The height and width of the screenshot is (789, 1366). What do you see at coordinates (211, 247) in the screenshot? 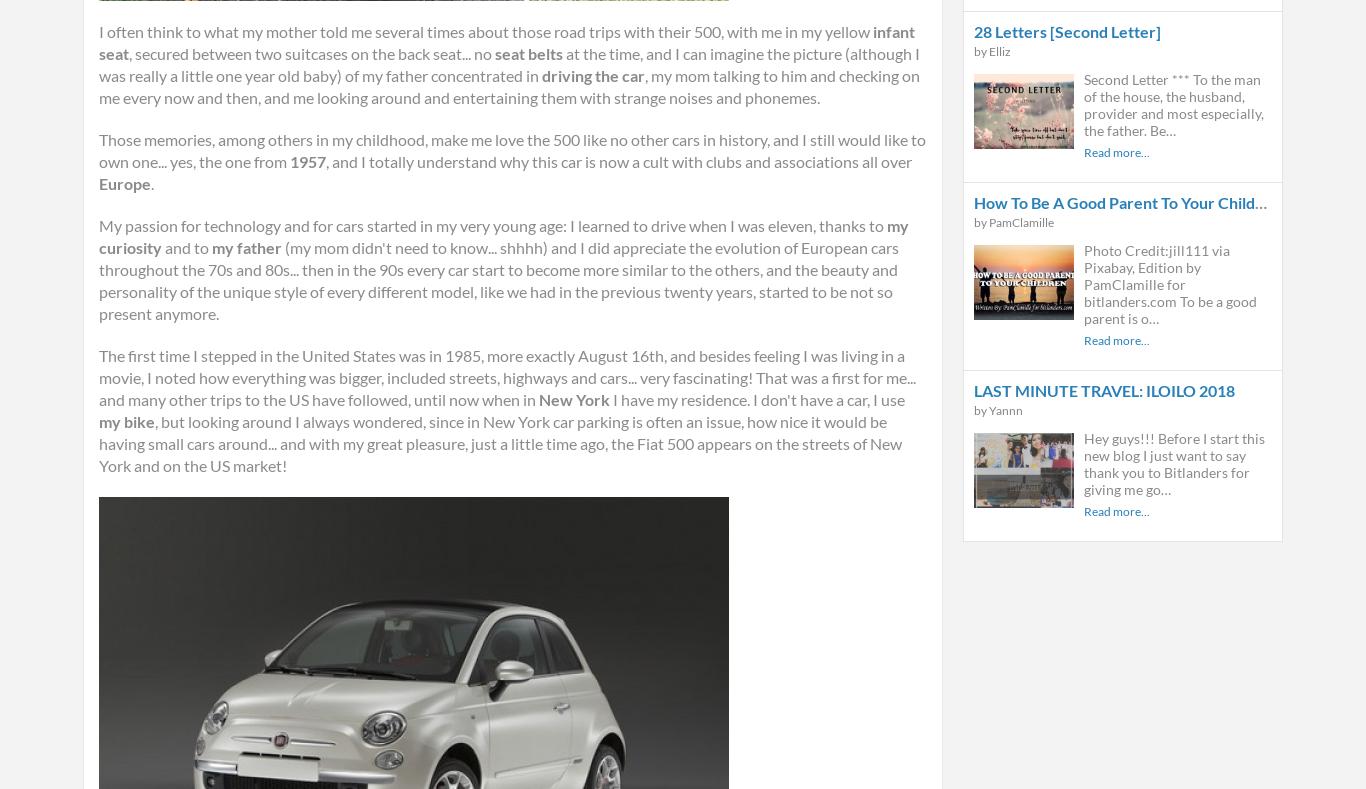
I see `'my father'` at bounding box center [211, 247].